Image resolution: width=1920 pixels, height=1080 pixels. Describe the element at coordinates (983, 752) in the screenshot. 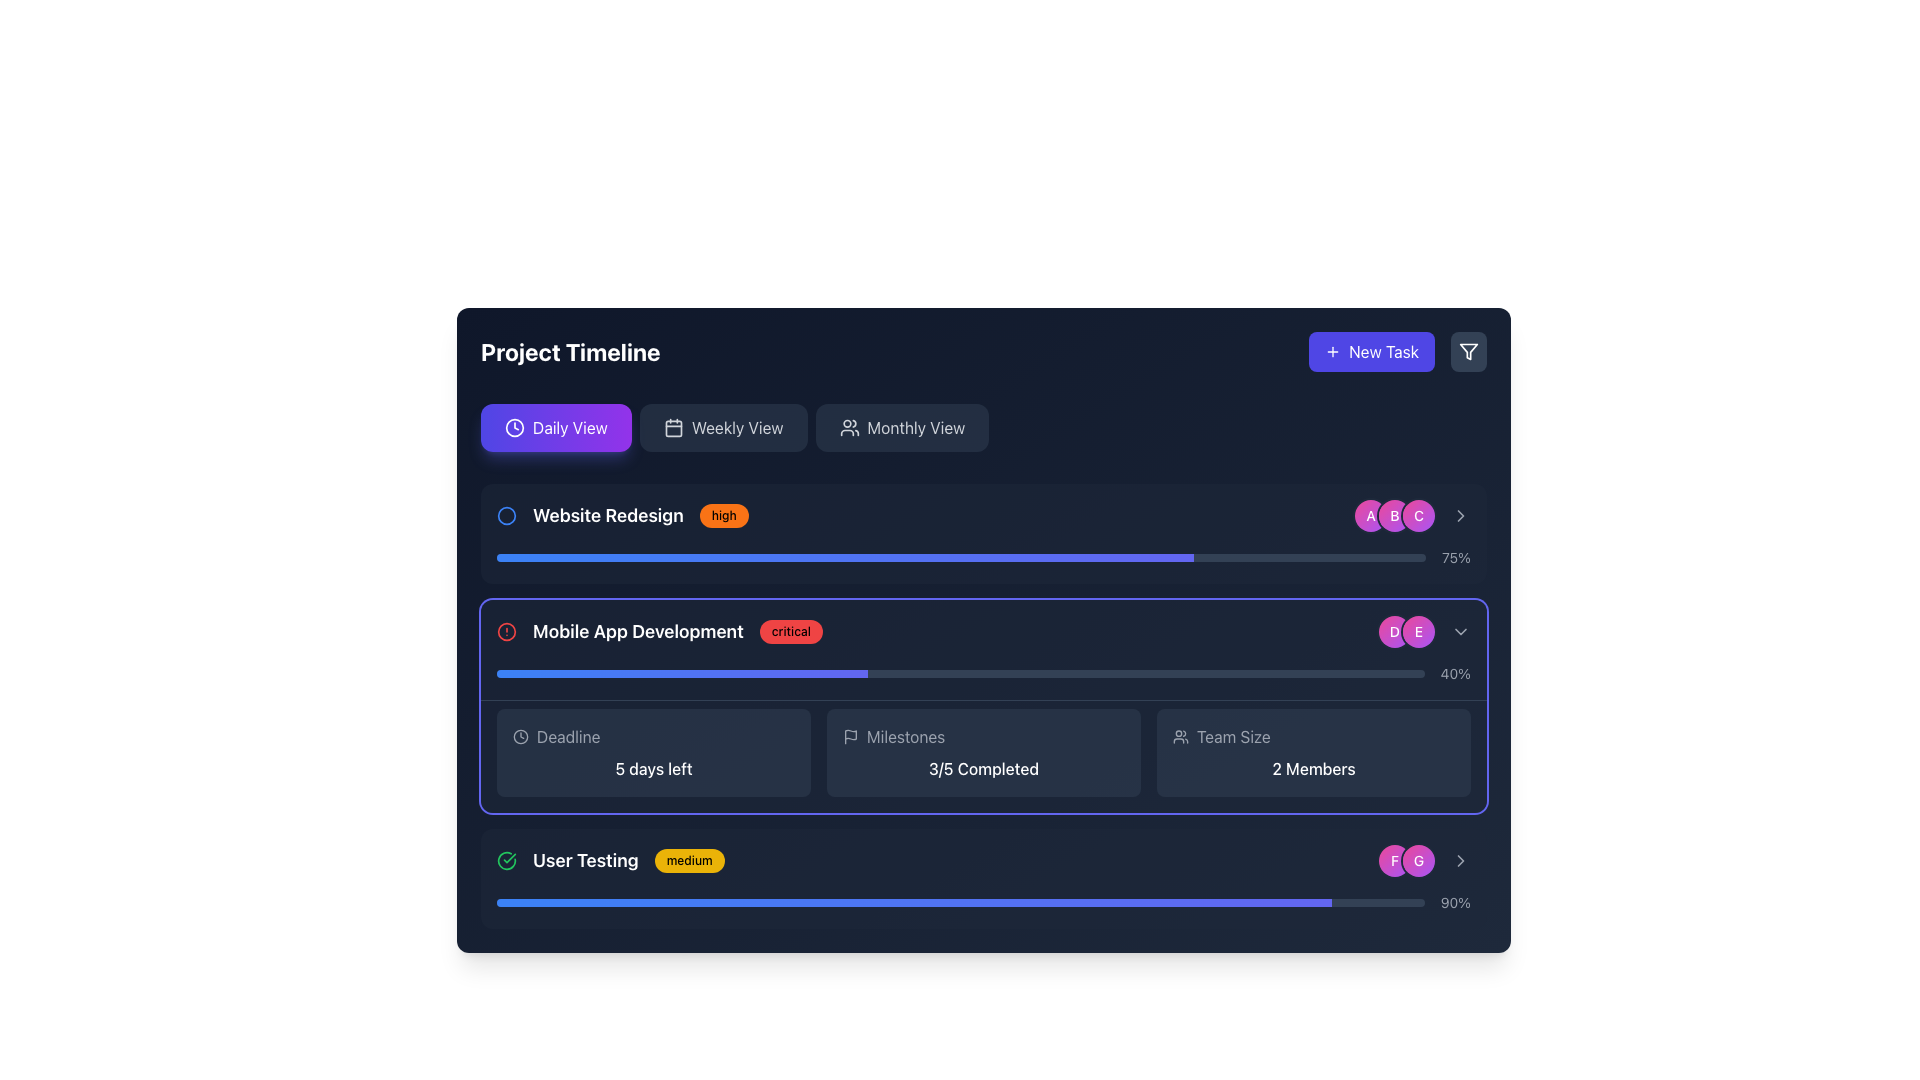

I see `the 'Milestones' informational status card element to focus on it, which is the second card from the left in the Mobile App Development section` at that location.